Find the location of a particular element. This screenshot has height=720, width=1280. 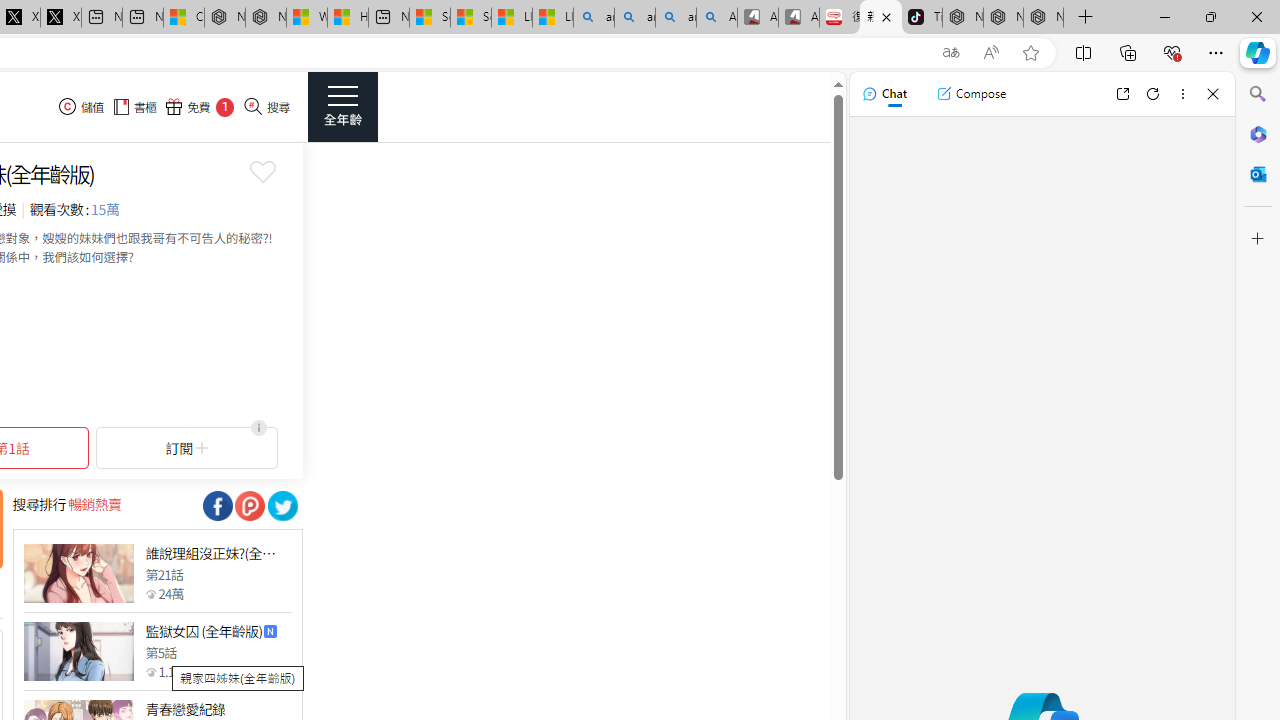

'Nordace - Best Sellers' is located at coordinates (963, 17).